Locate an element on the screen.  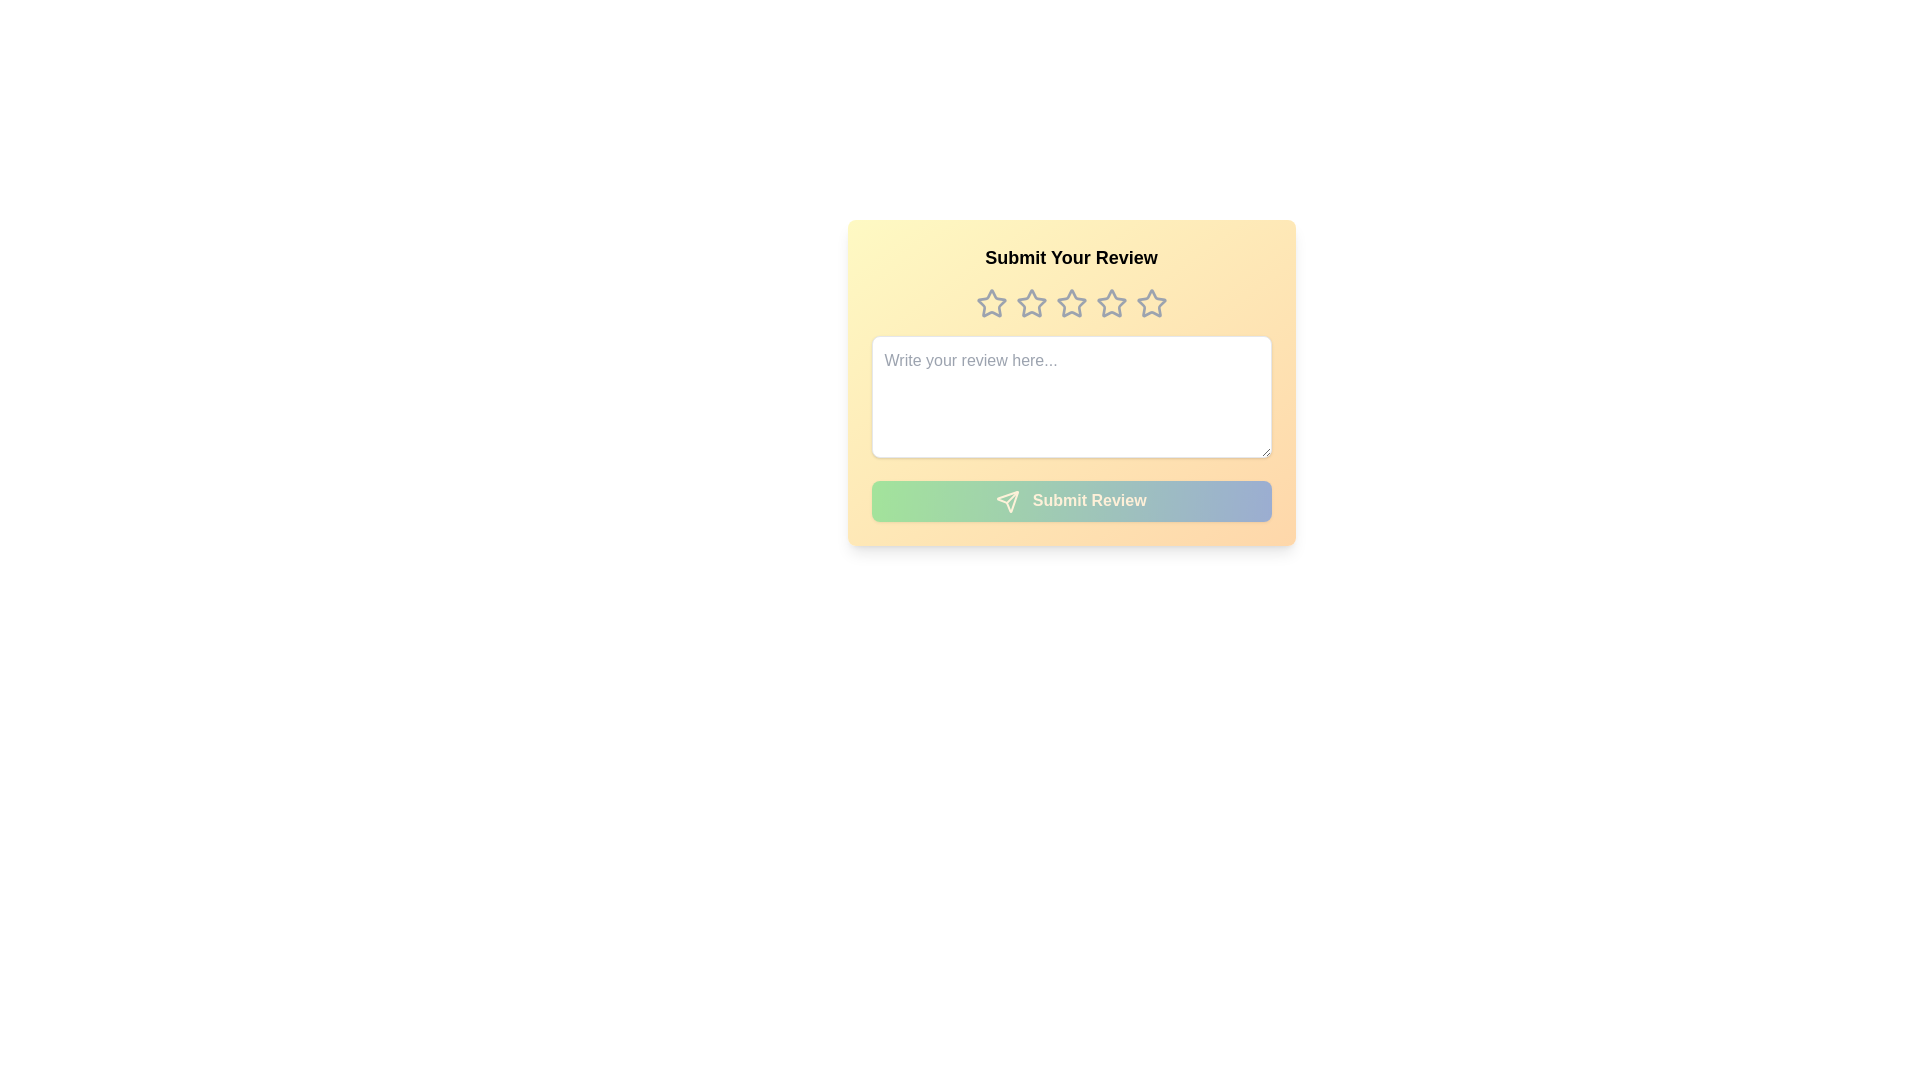
the vector graphic element that resembles a line segment slanting downward to the right within the 'Submit Review' button, located near the left side of the text content is located at coordinates (1012, 496).